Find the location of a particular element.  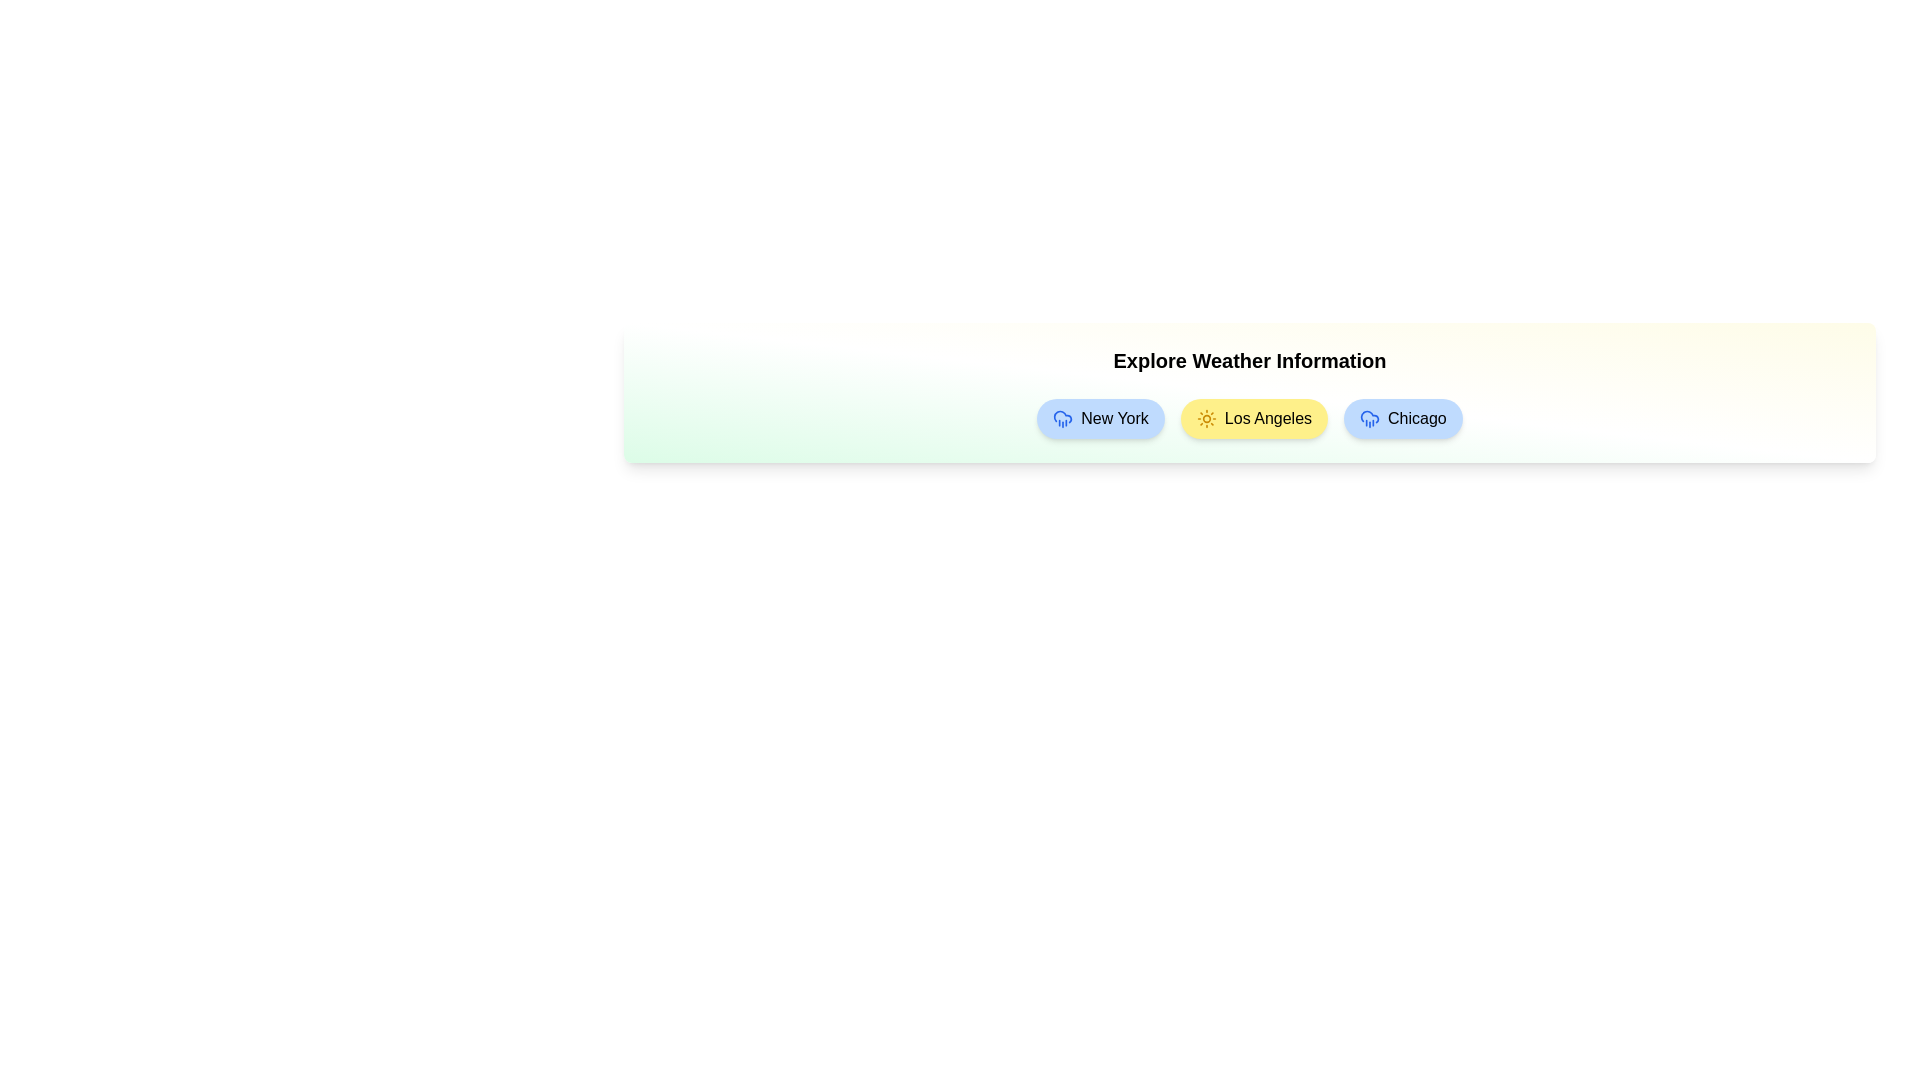

the weather chip for Los Angeles is located at coordinates (1252, 418).